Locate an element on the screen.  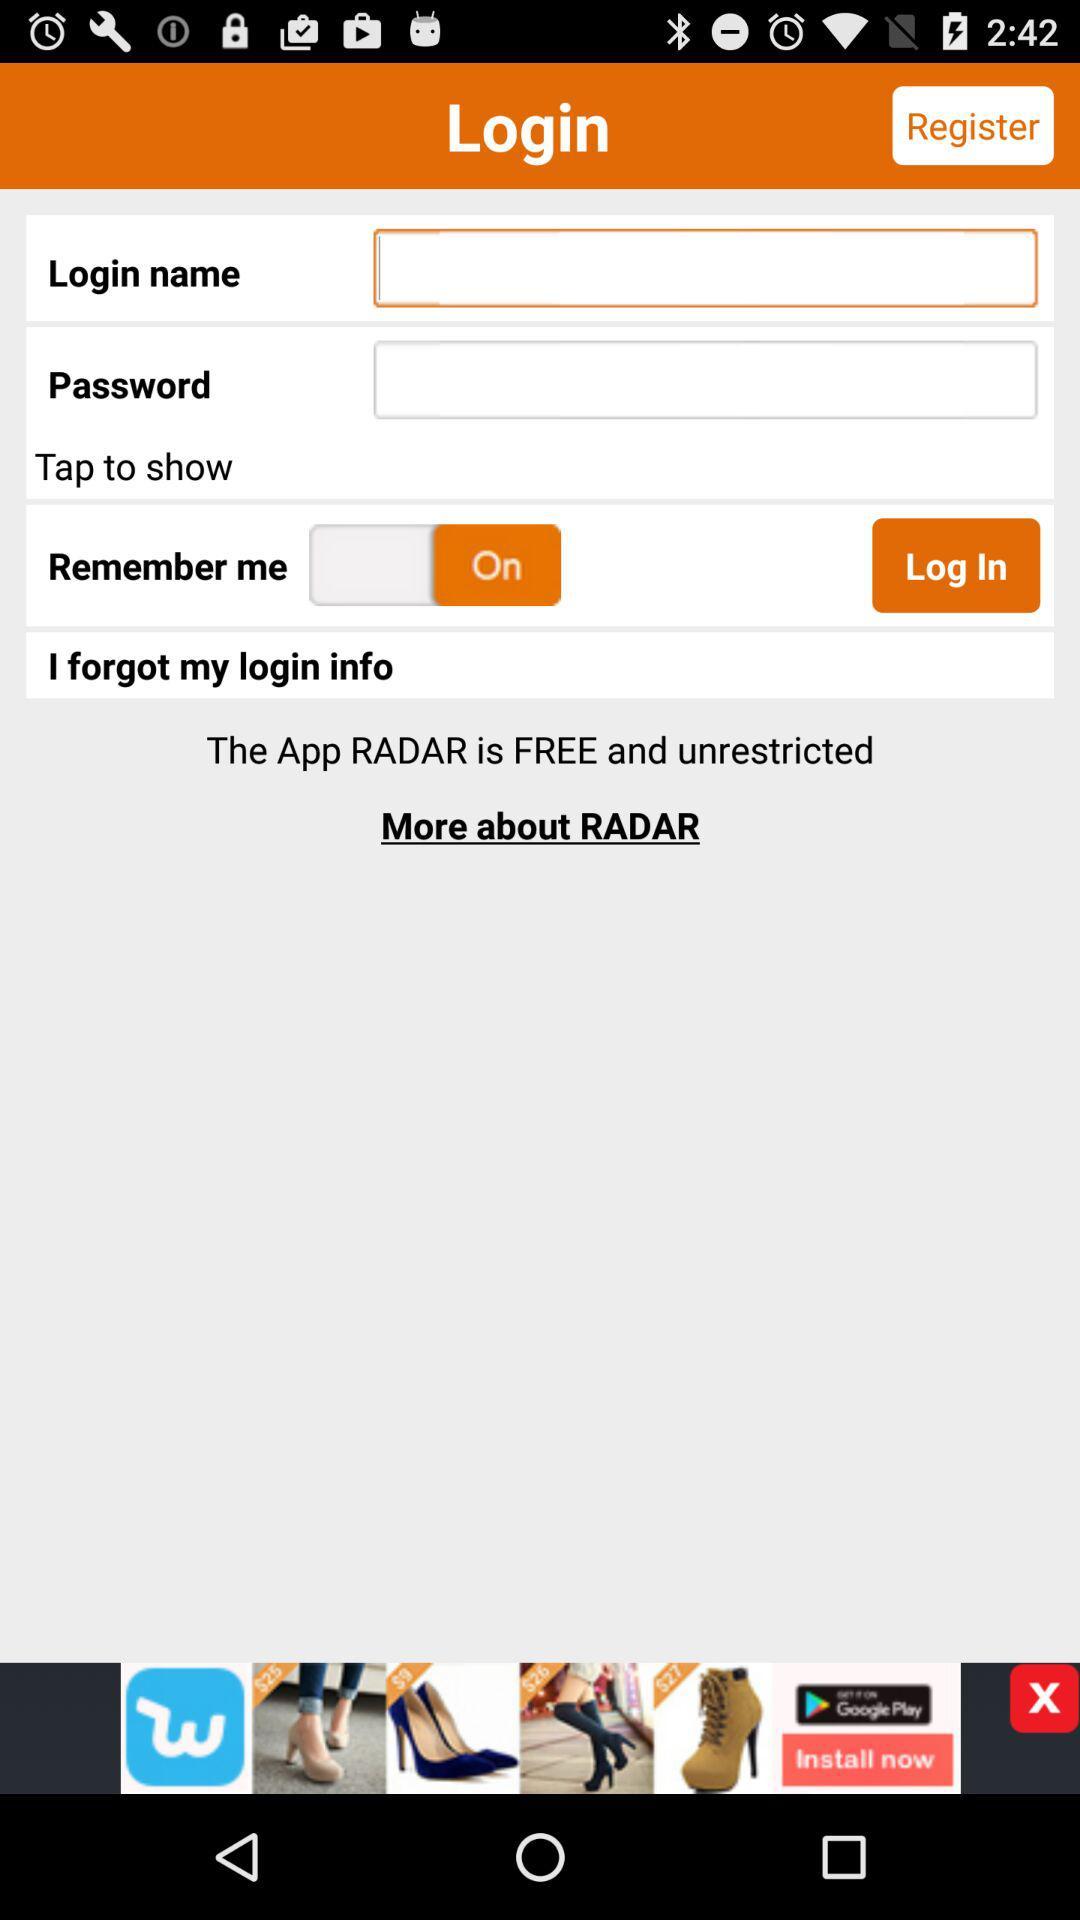
click off or on to remember me is located at coordinates (434, 564).